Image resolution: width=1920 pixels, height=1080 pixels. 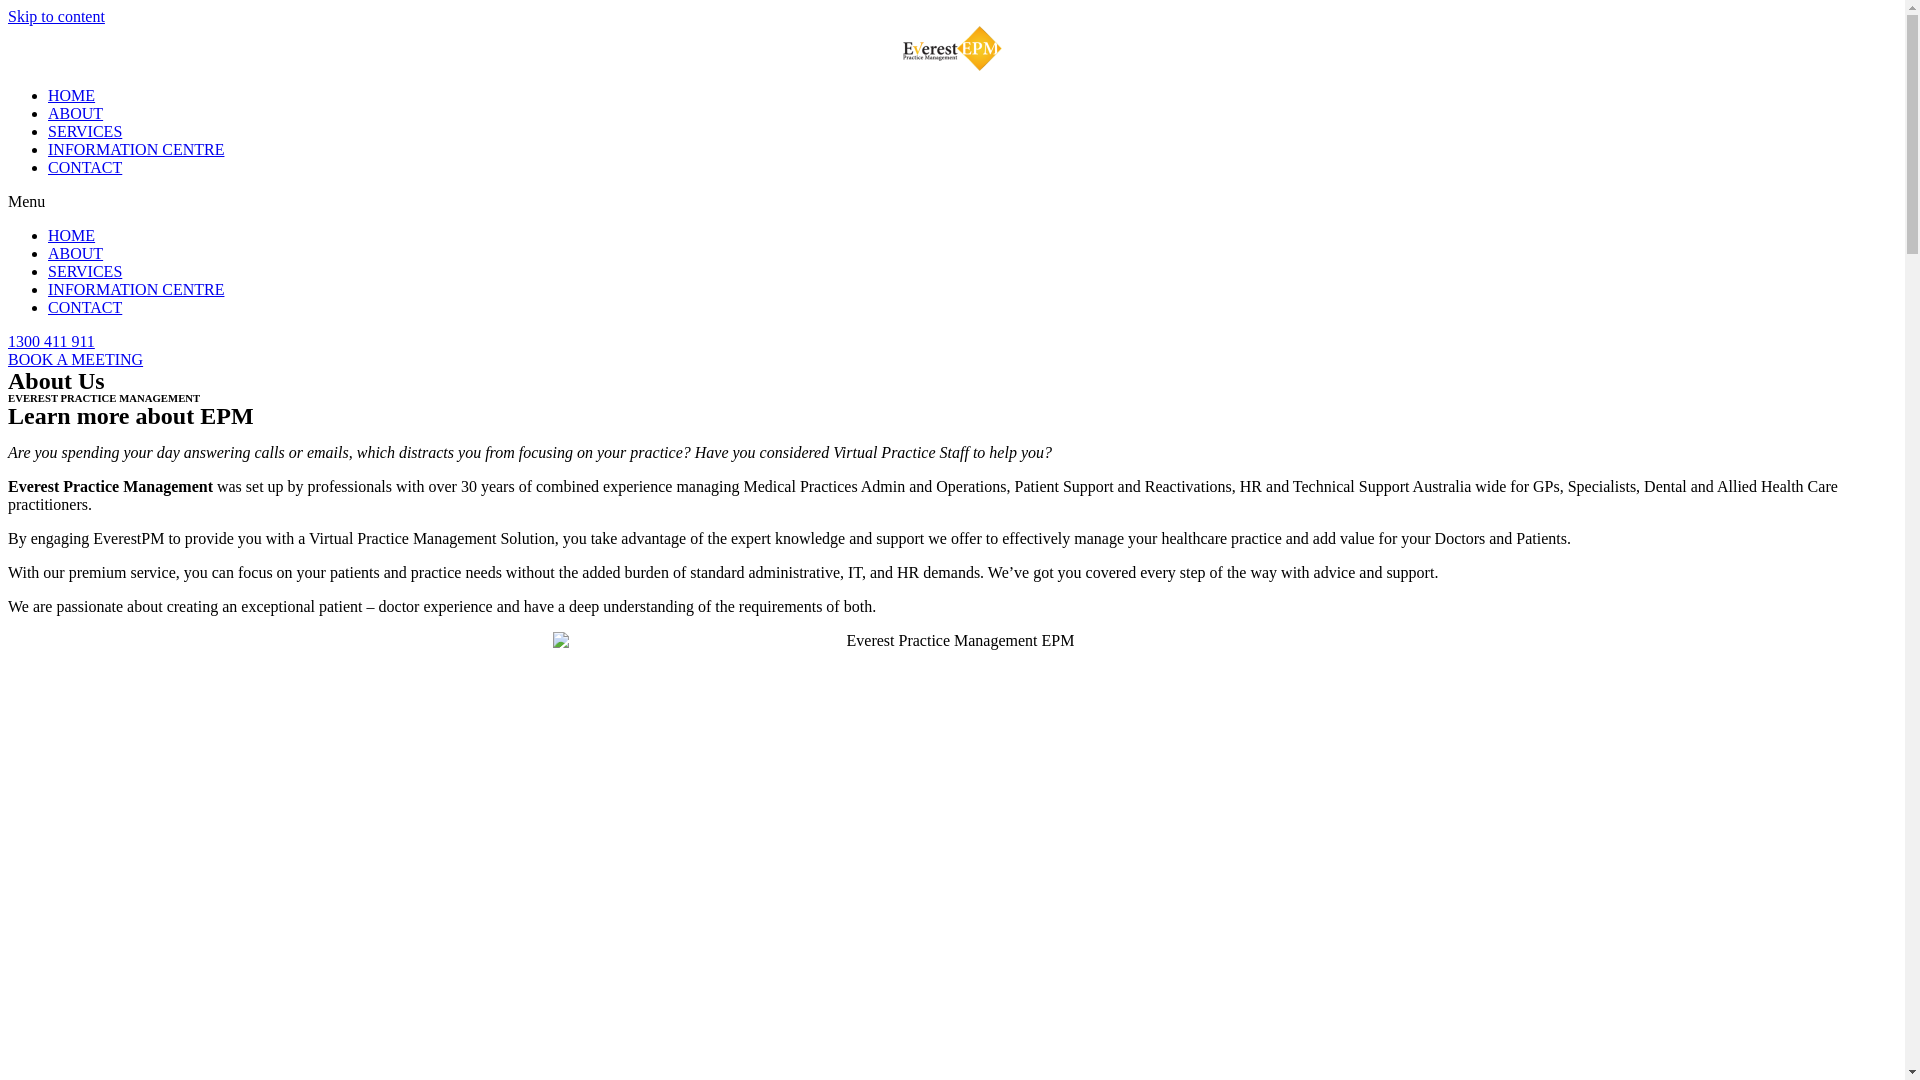 What do you see at coordinates (75, 113) in the screenshot?
I see `'ABOUT'` at bounding box center [75, 113].